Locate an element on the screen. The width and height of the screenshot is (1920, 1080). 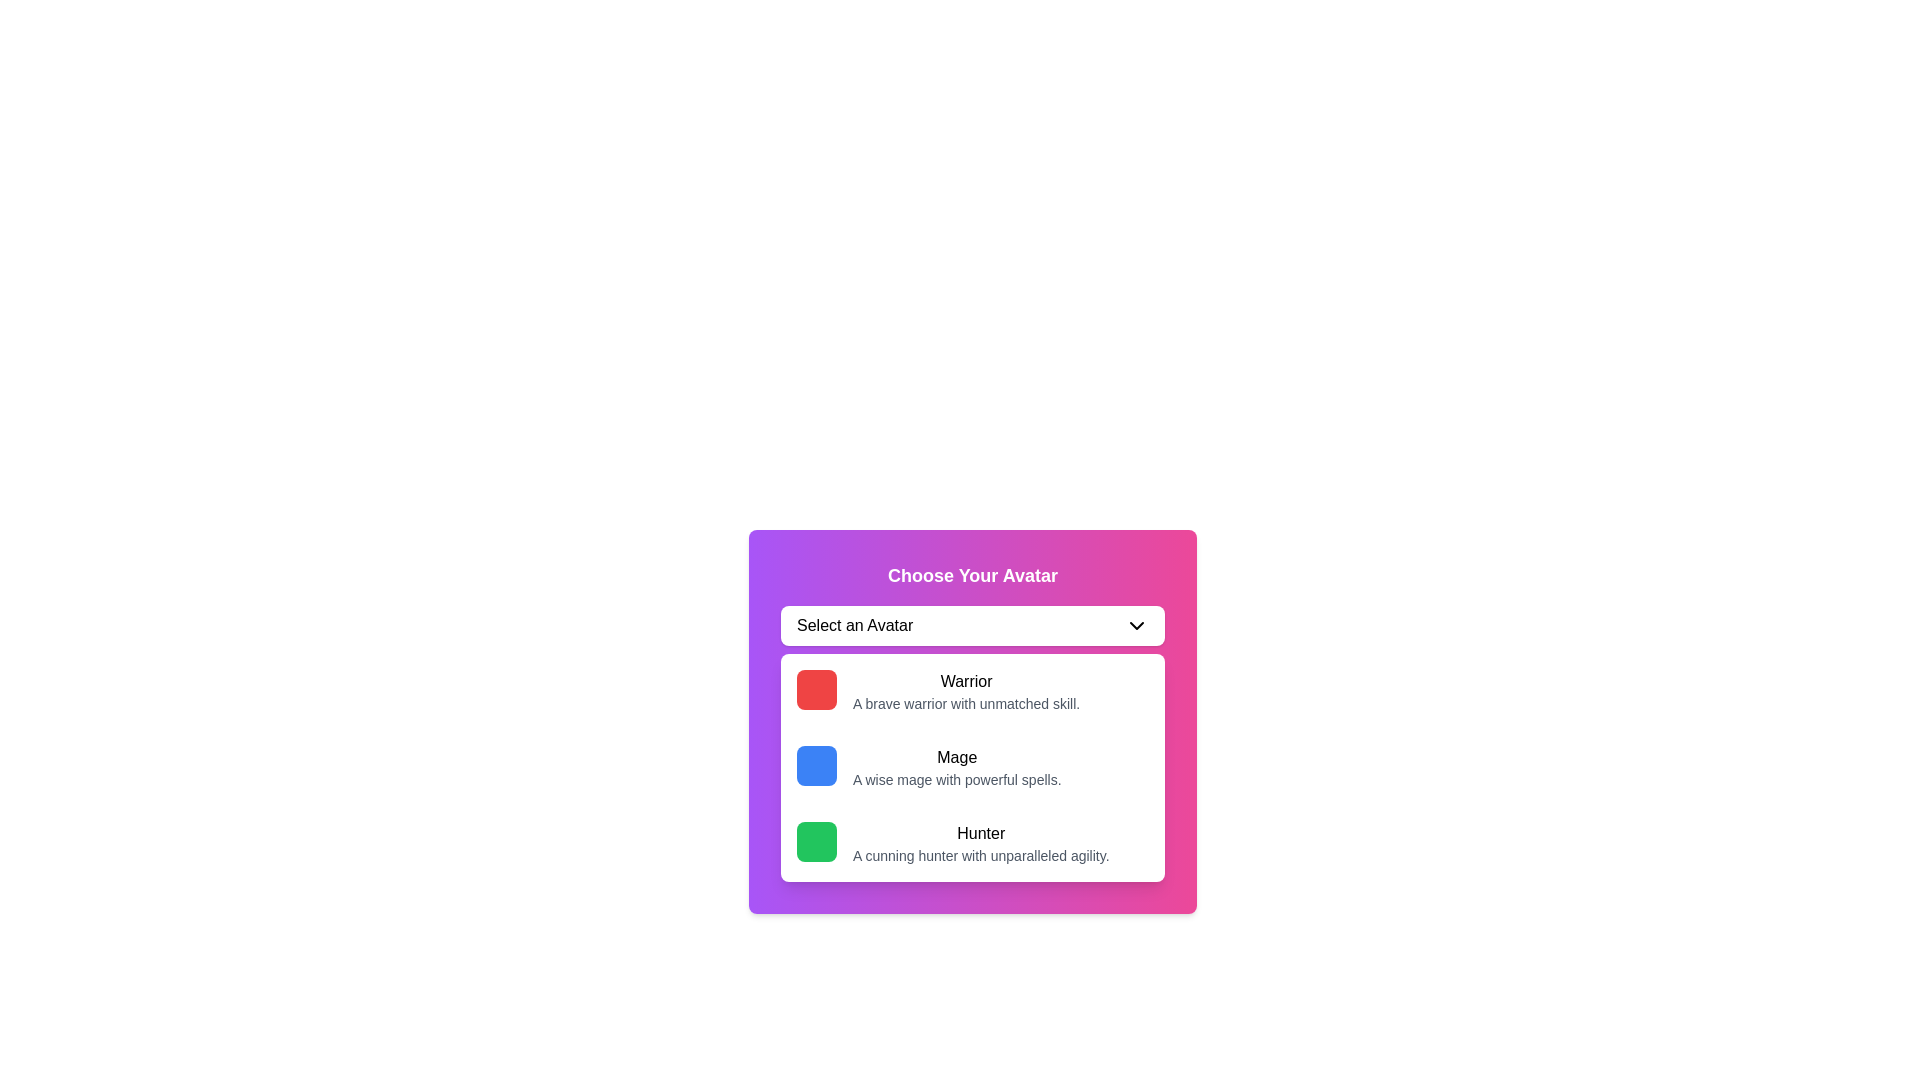
the 'Select an Avatar' dropdown menu toggle button is located at coordinates (973, 624).